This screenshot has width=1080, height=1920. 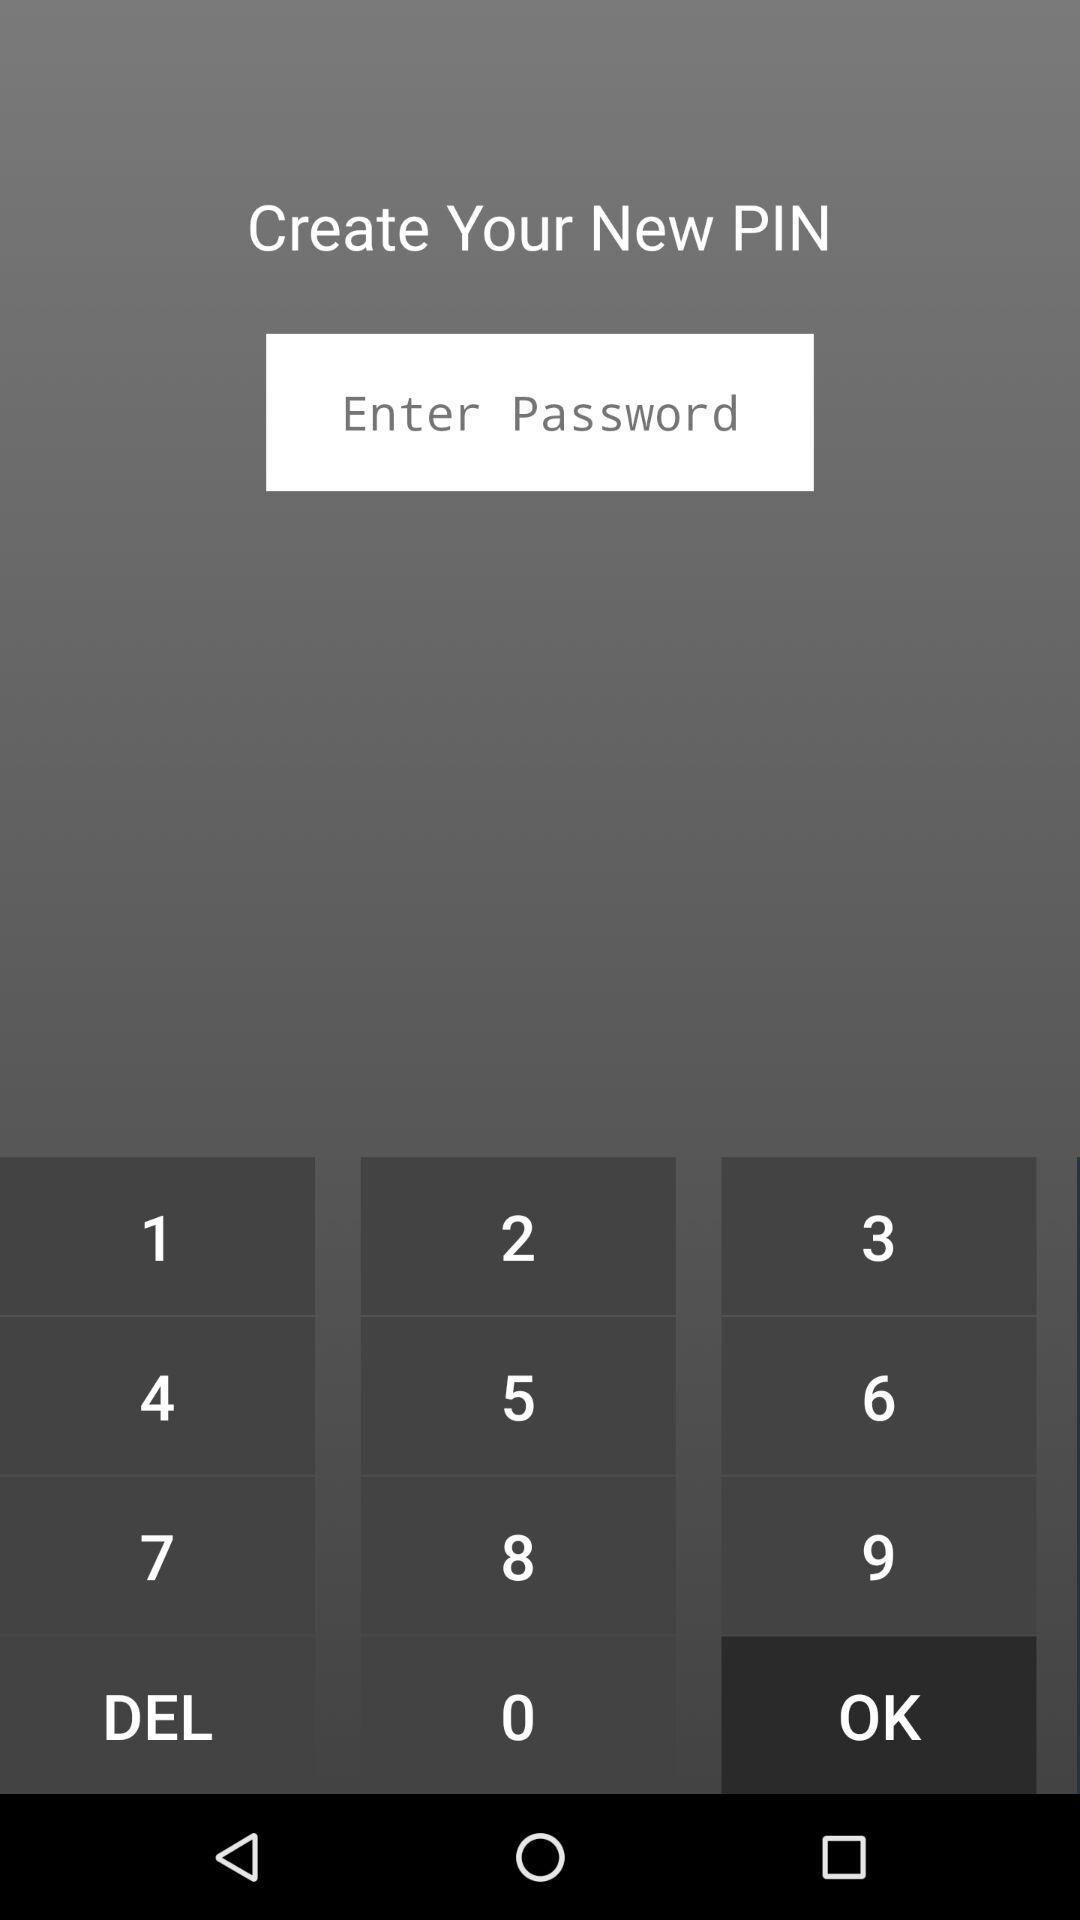 What do you see at coordinates (156, 1714) in the screenshot?
I see `the icon below the 7 item` at bounding box center [156, 1714].